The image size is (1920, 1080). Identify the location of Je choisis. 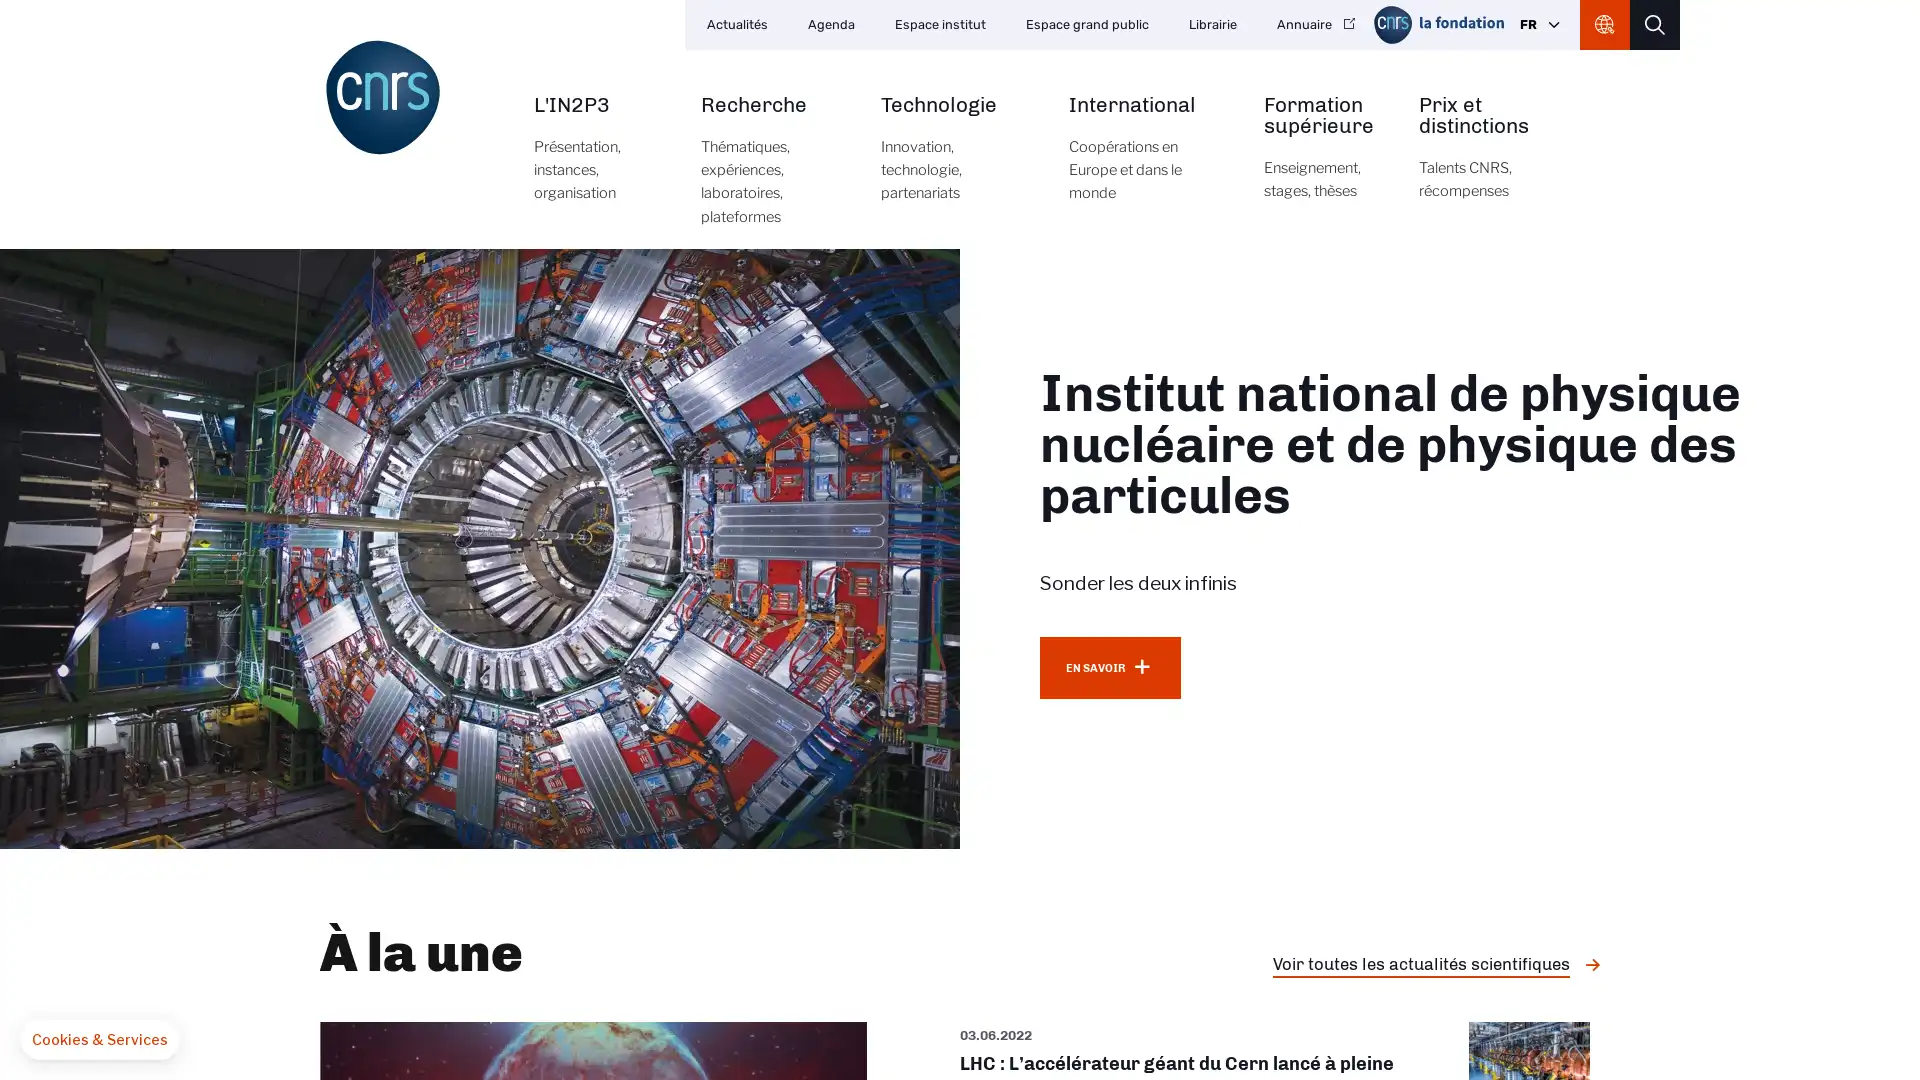
(230, 978).